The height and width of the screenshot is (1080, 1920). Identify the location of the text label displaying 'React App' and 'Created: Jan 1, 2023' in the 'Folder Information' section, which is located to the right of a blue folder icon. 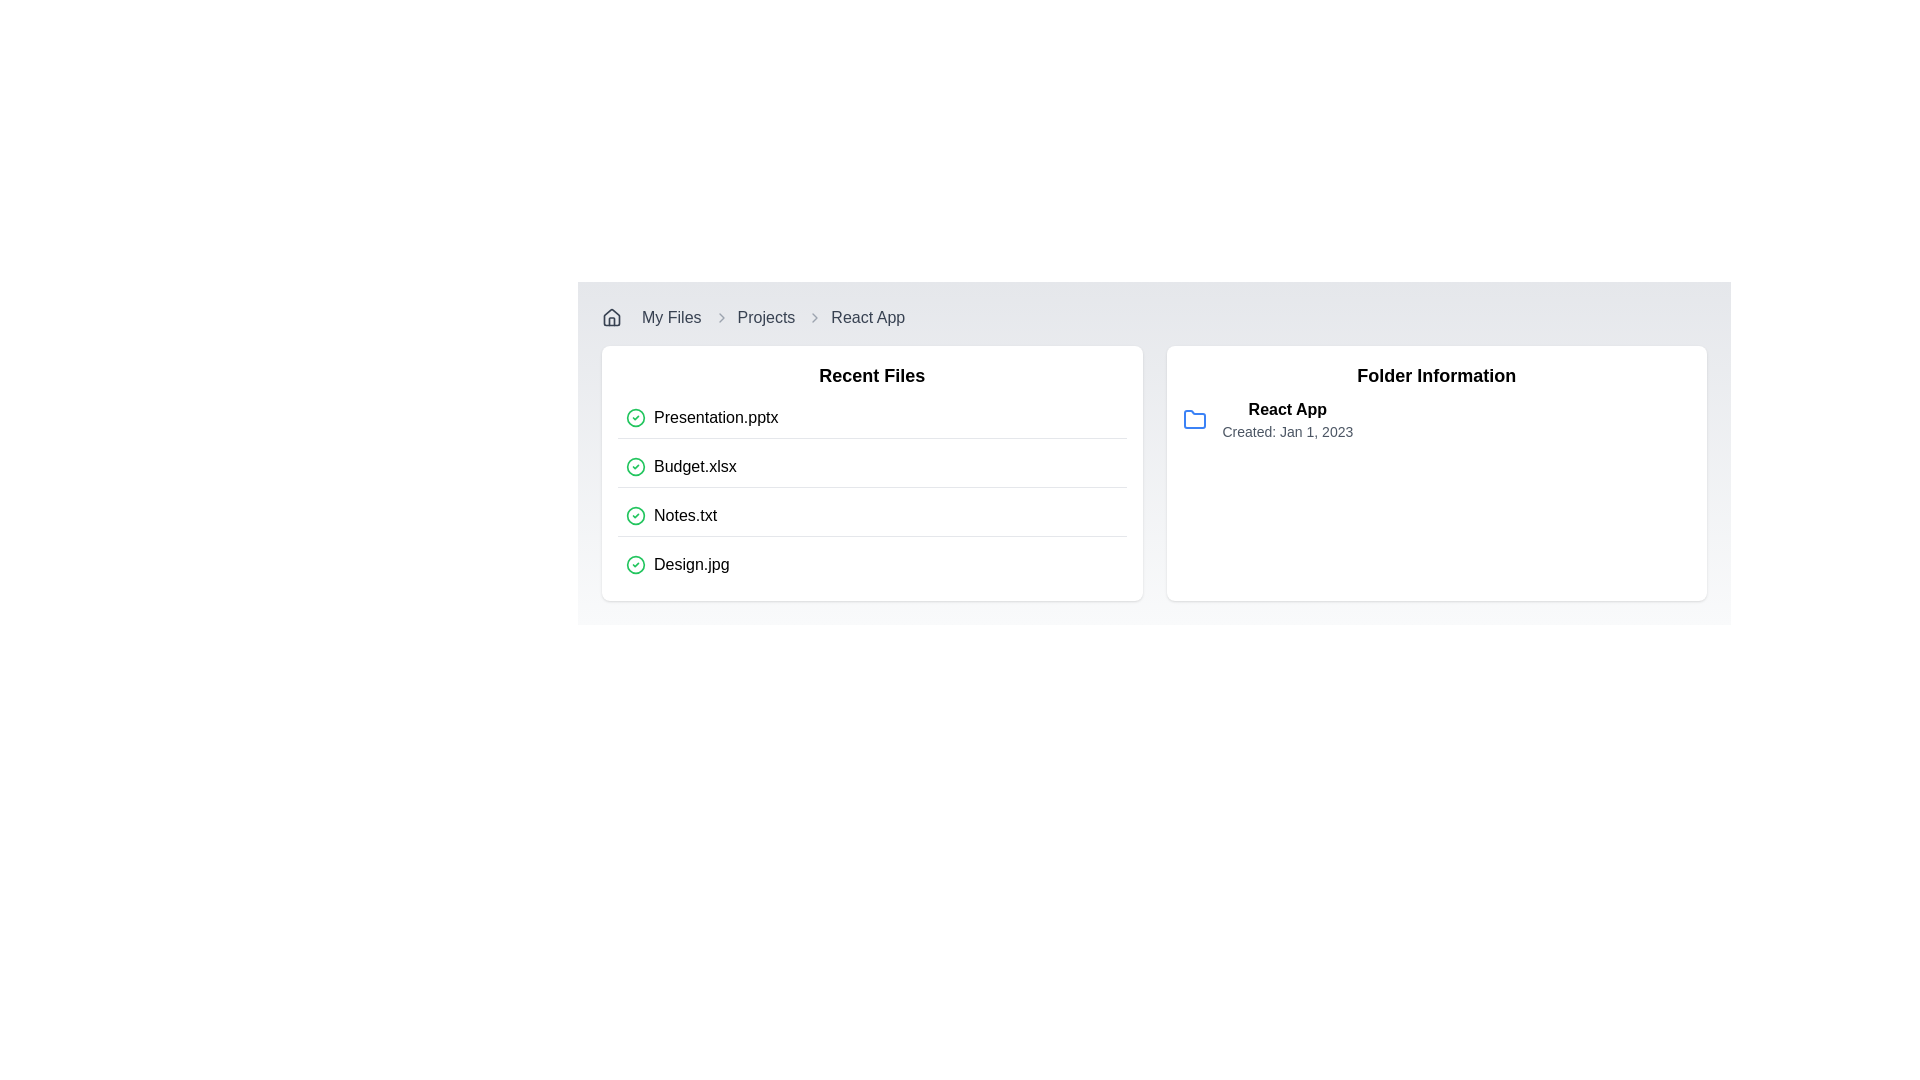
(1287, 419).